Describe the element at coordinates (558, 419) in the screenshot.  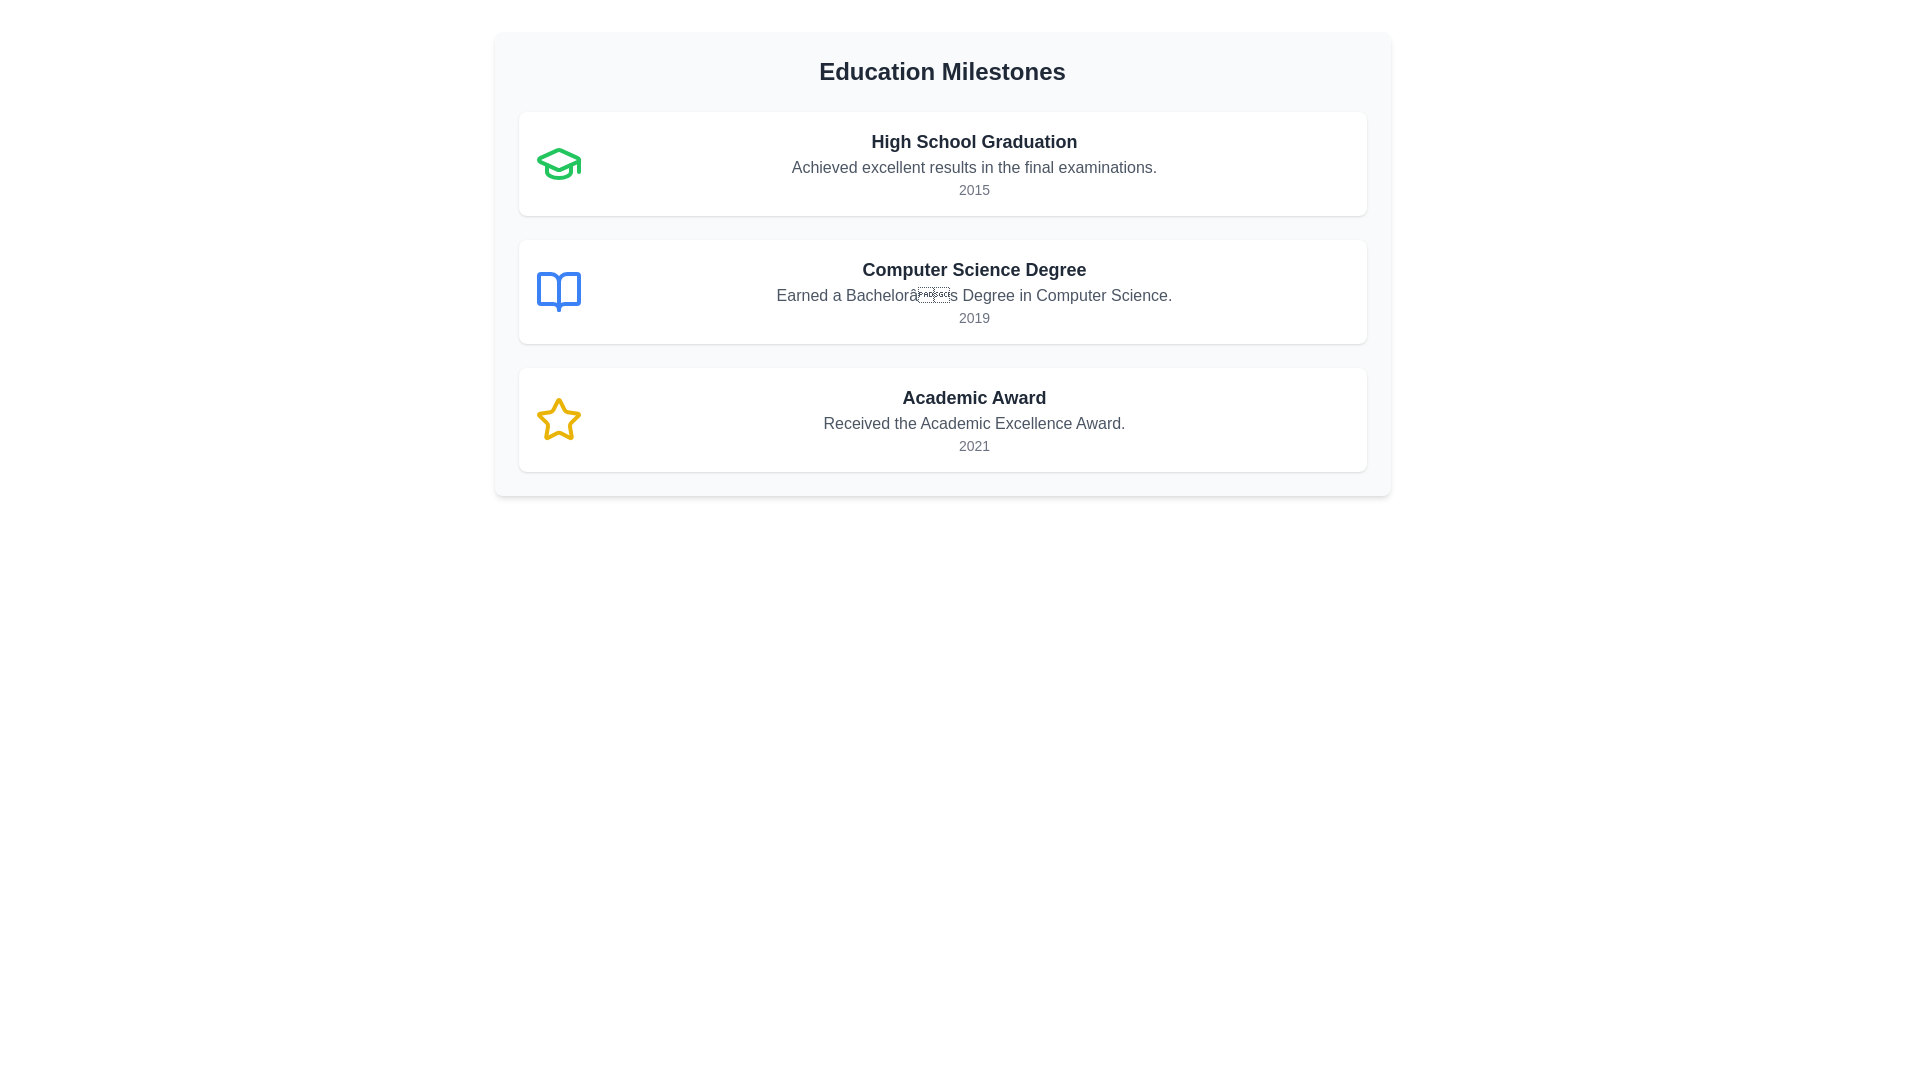
I see `the yellow star icon representing recognition, achievement, or excellence in the 'Academic Award' section of the Education Milestones card` at that location.